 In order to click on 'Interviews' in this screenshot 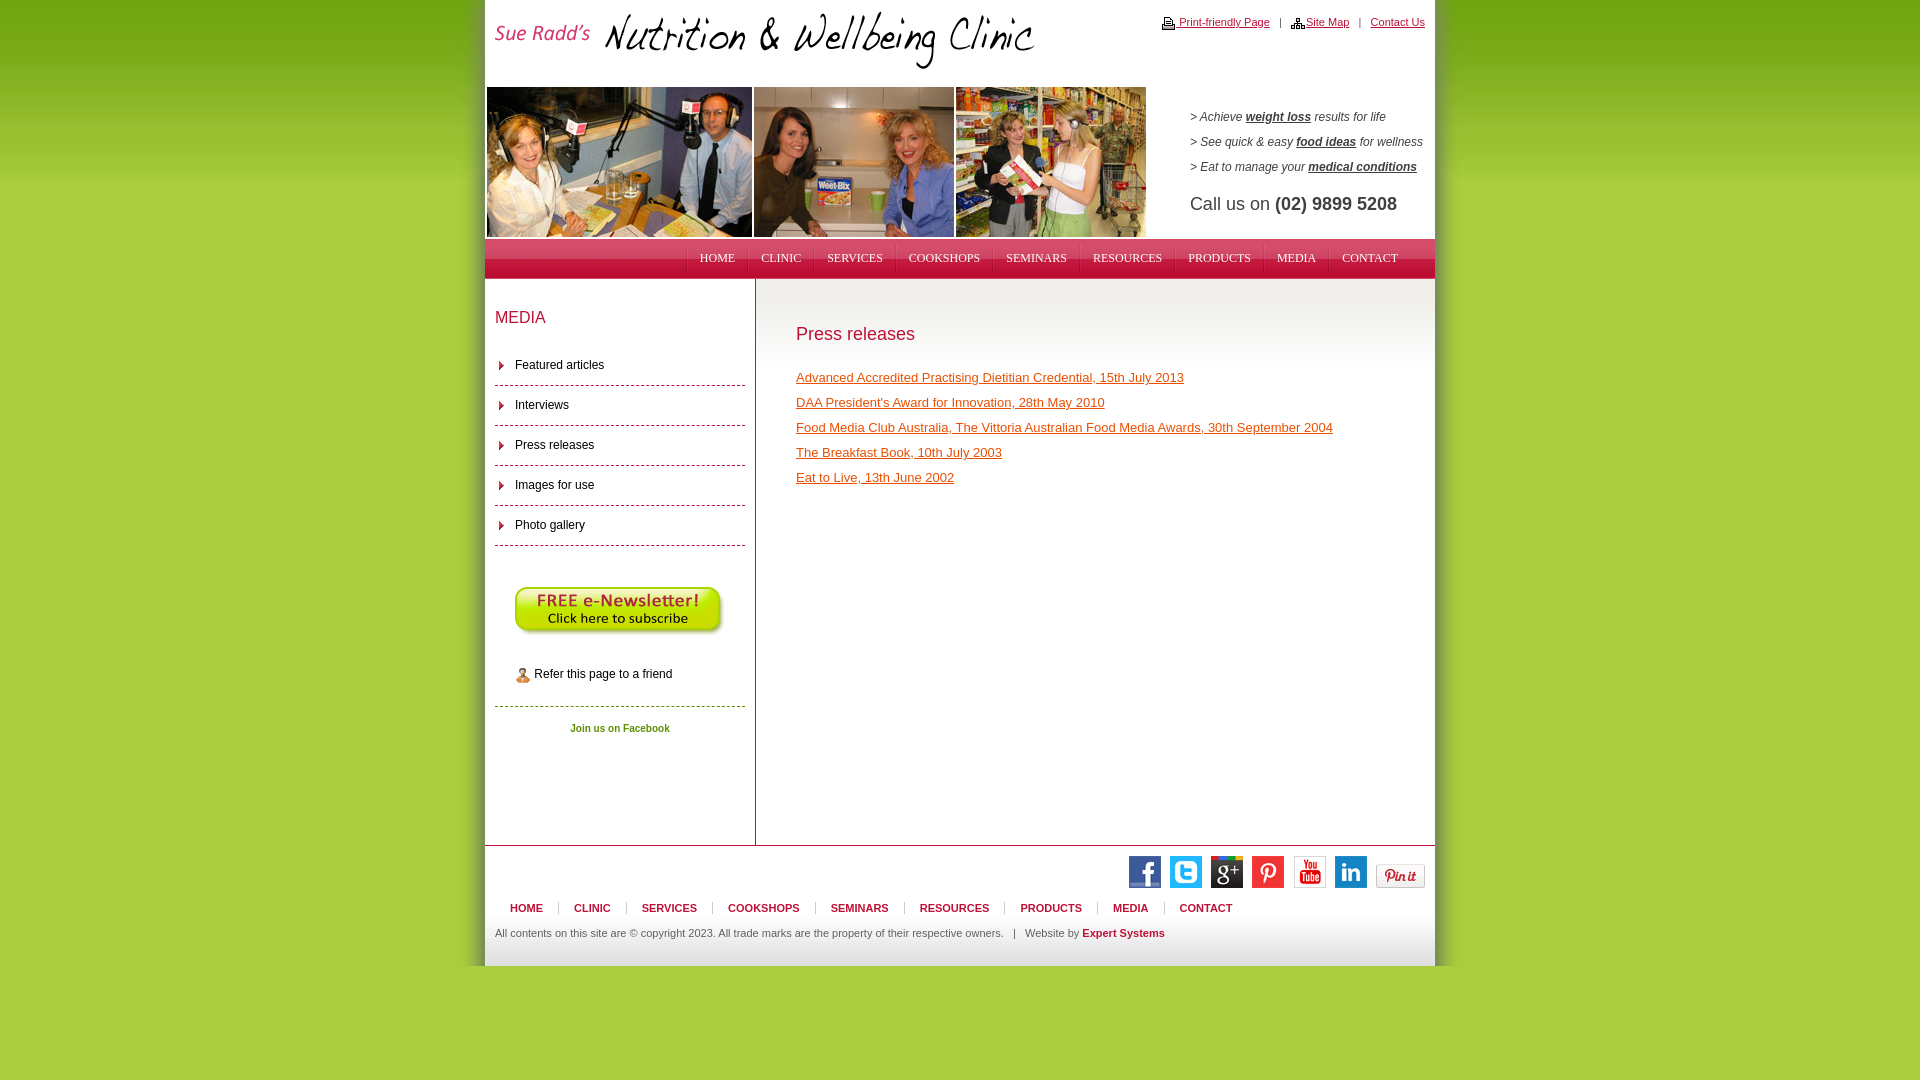, I will do `click(618, 405)`.